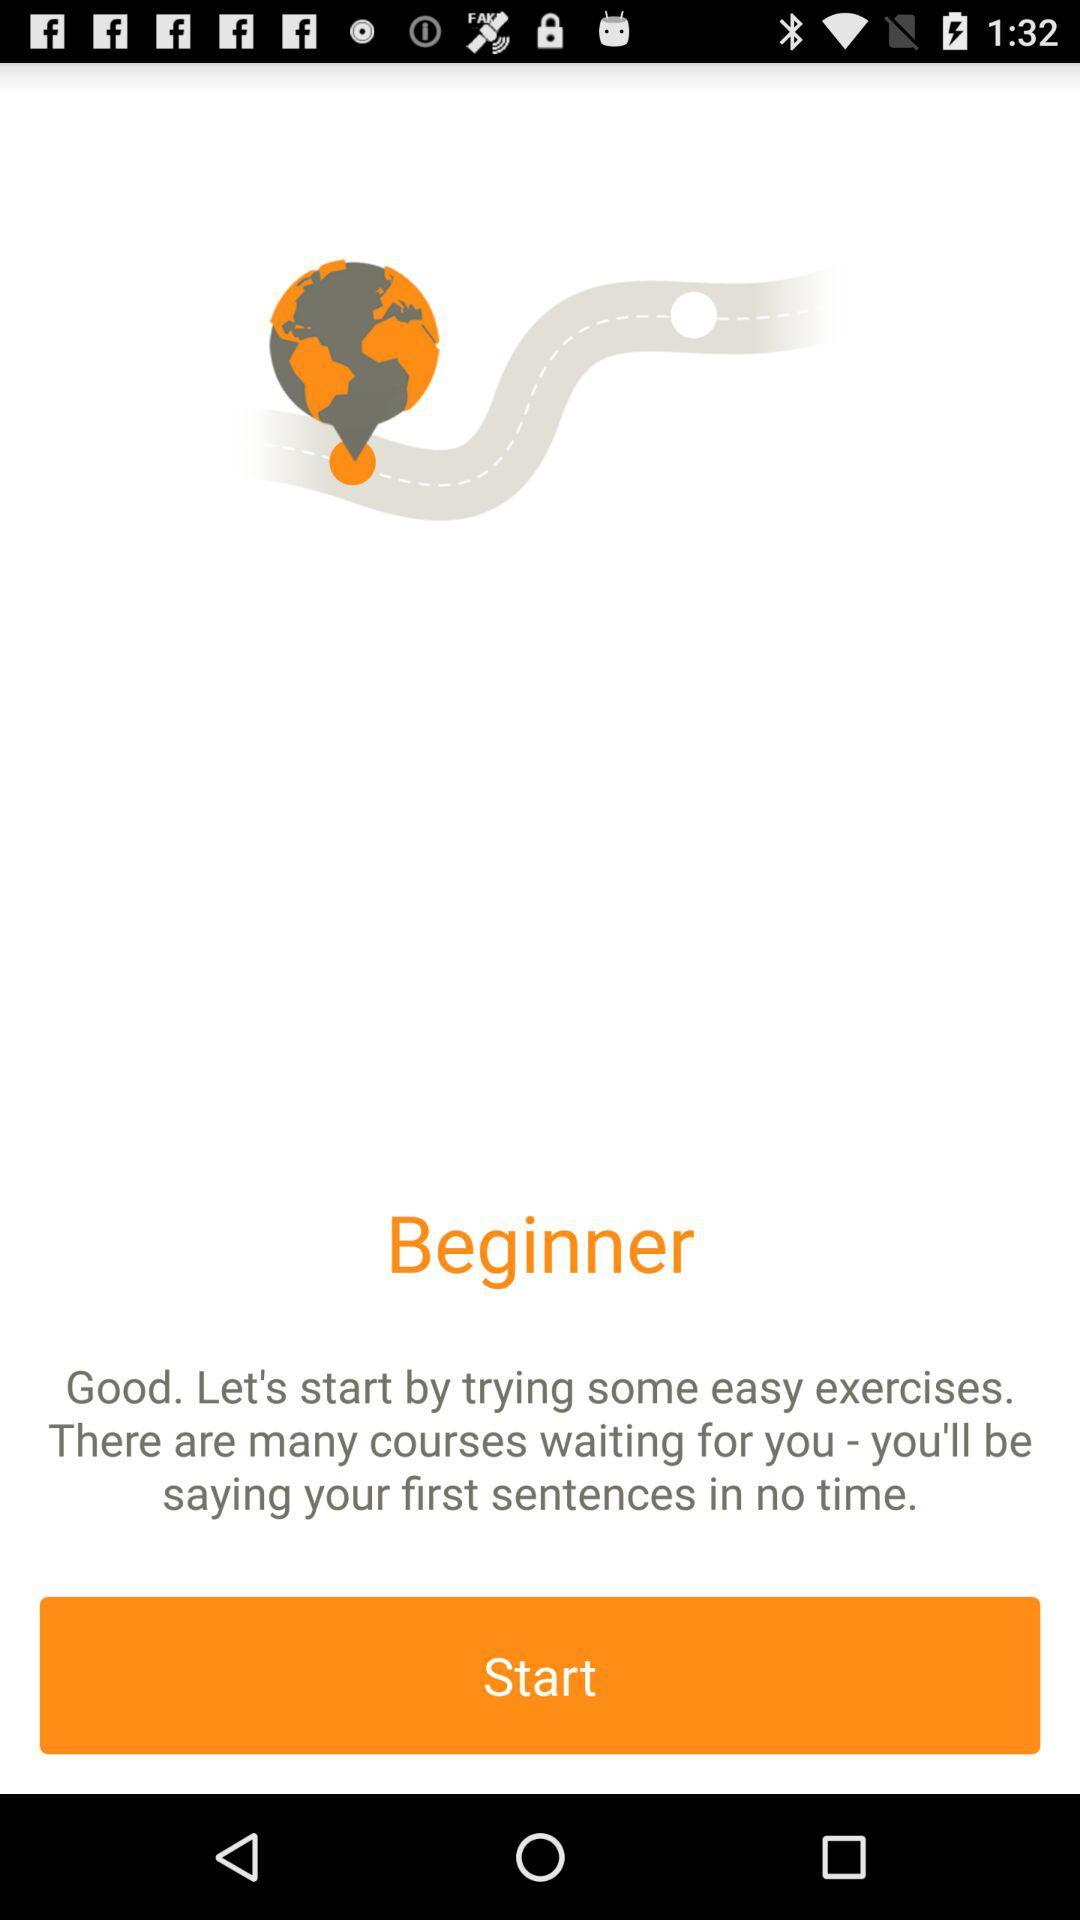 This screenshot has height=1920, width=1080. I want to click on the image above beginner, so click(540, 384).